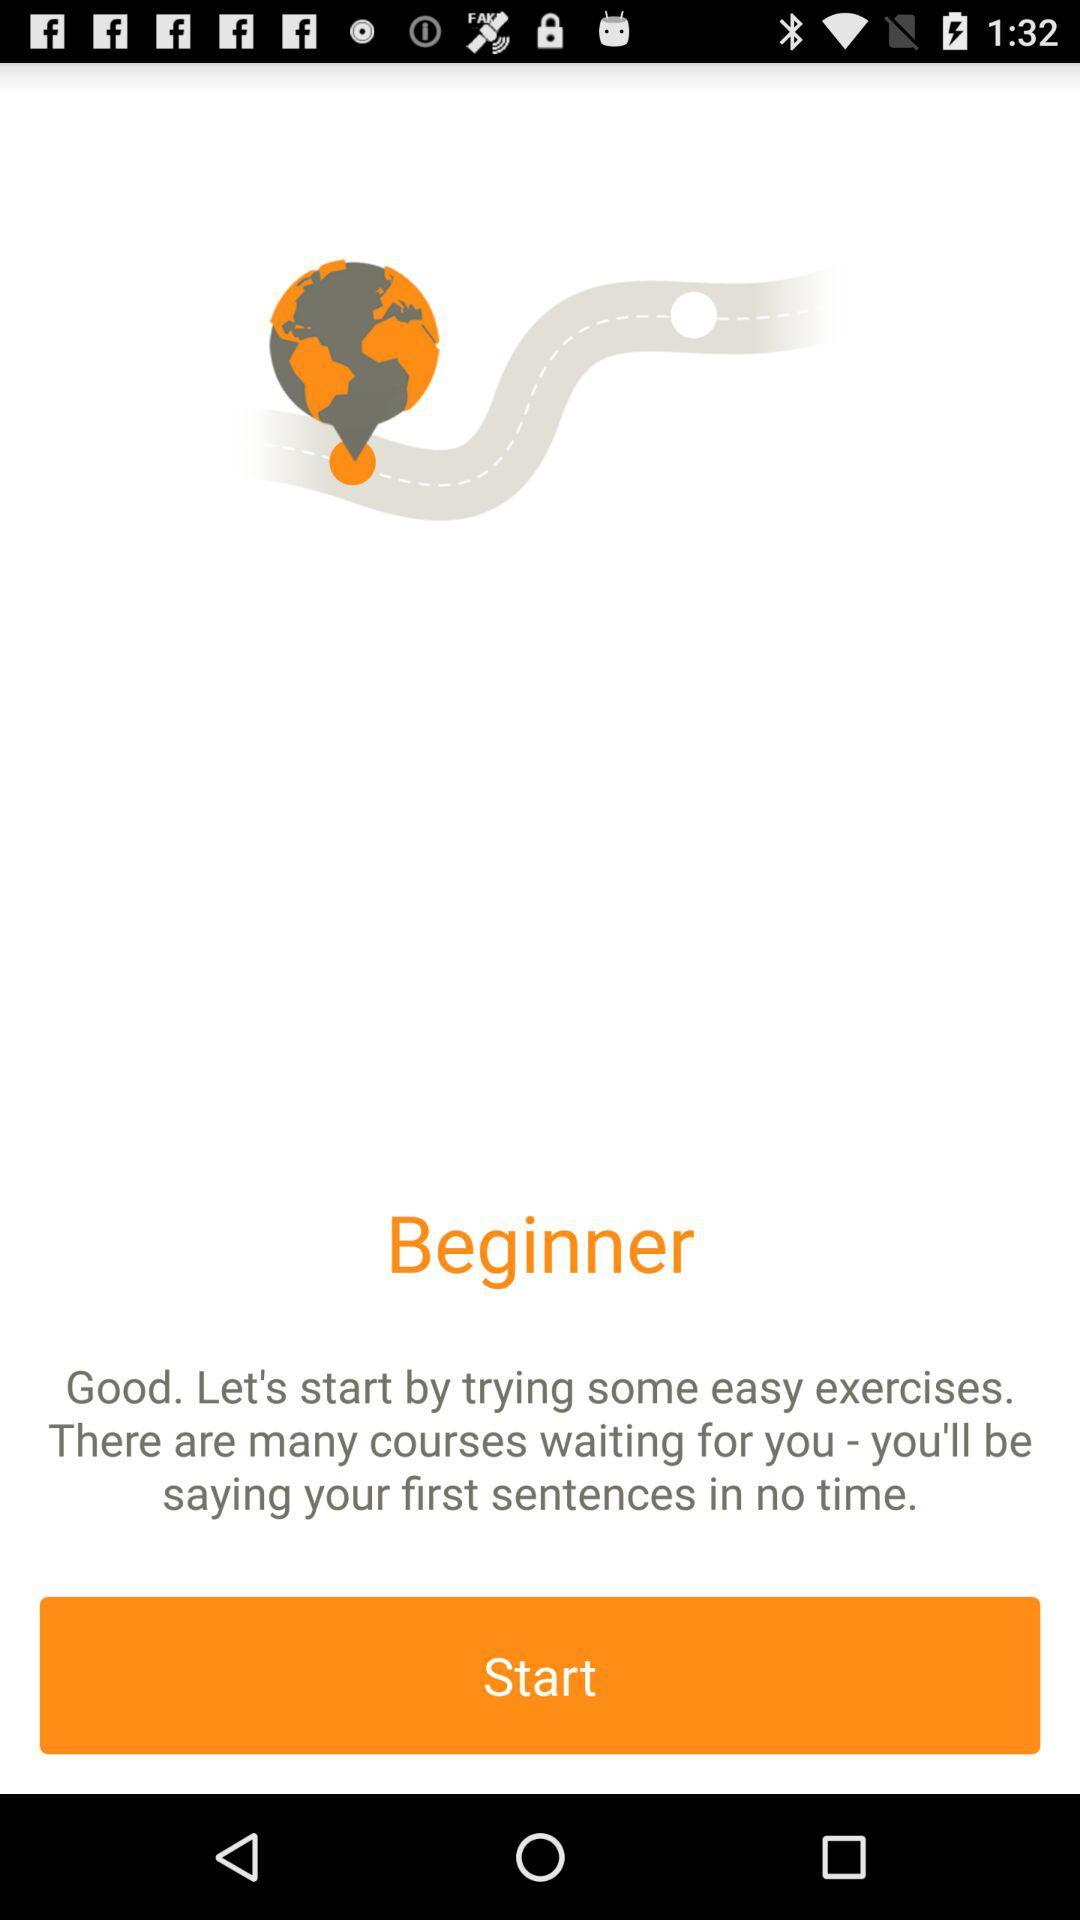 This screenshot has height=1920, width=1080. I want to click on the image above beginner, so click(540, 384).